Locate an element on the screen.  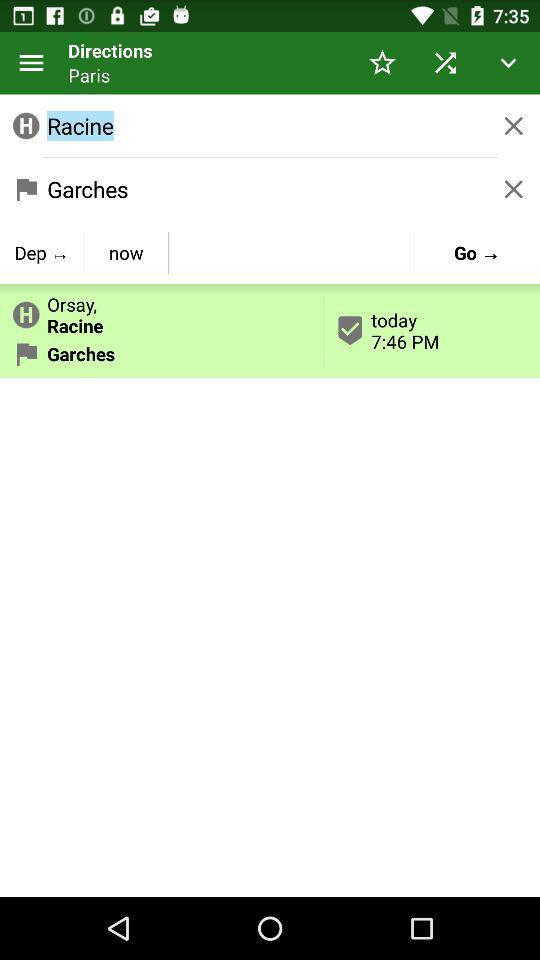
today 7 46 item is located at coordinates (431, 330).